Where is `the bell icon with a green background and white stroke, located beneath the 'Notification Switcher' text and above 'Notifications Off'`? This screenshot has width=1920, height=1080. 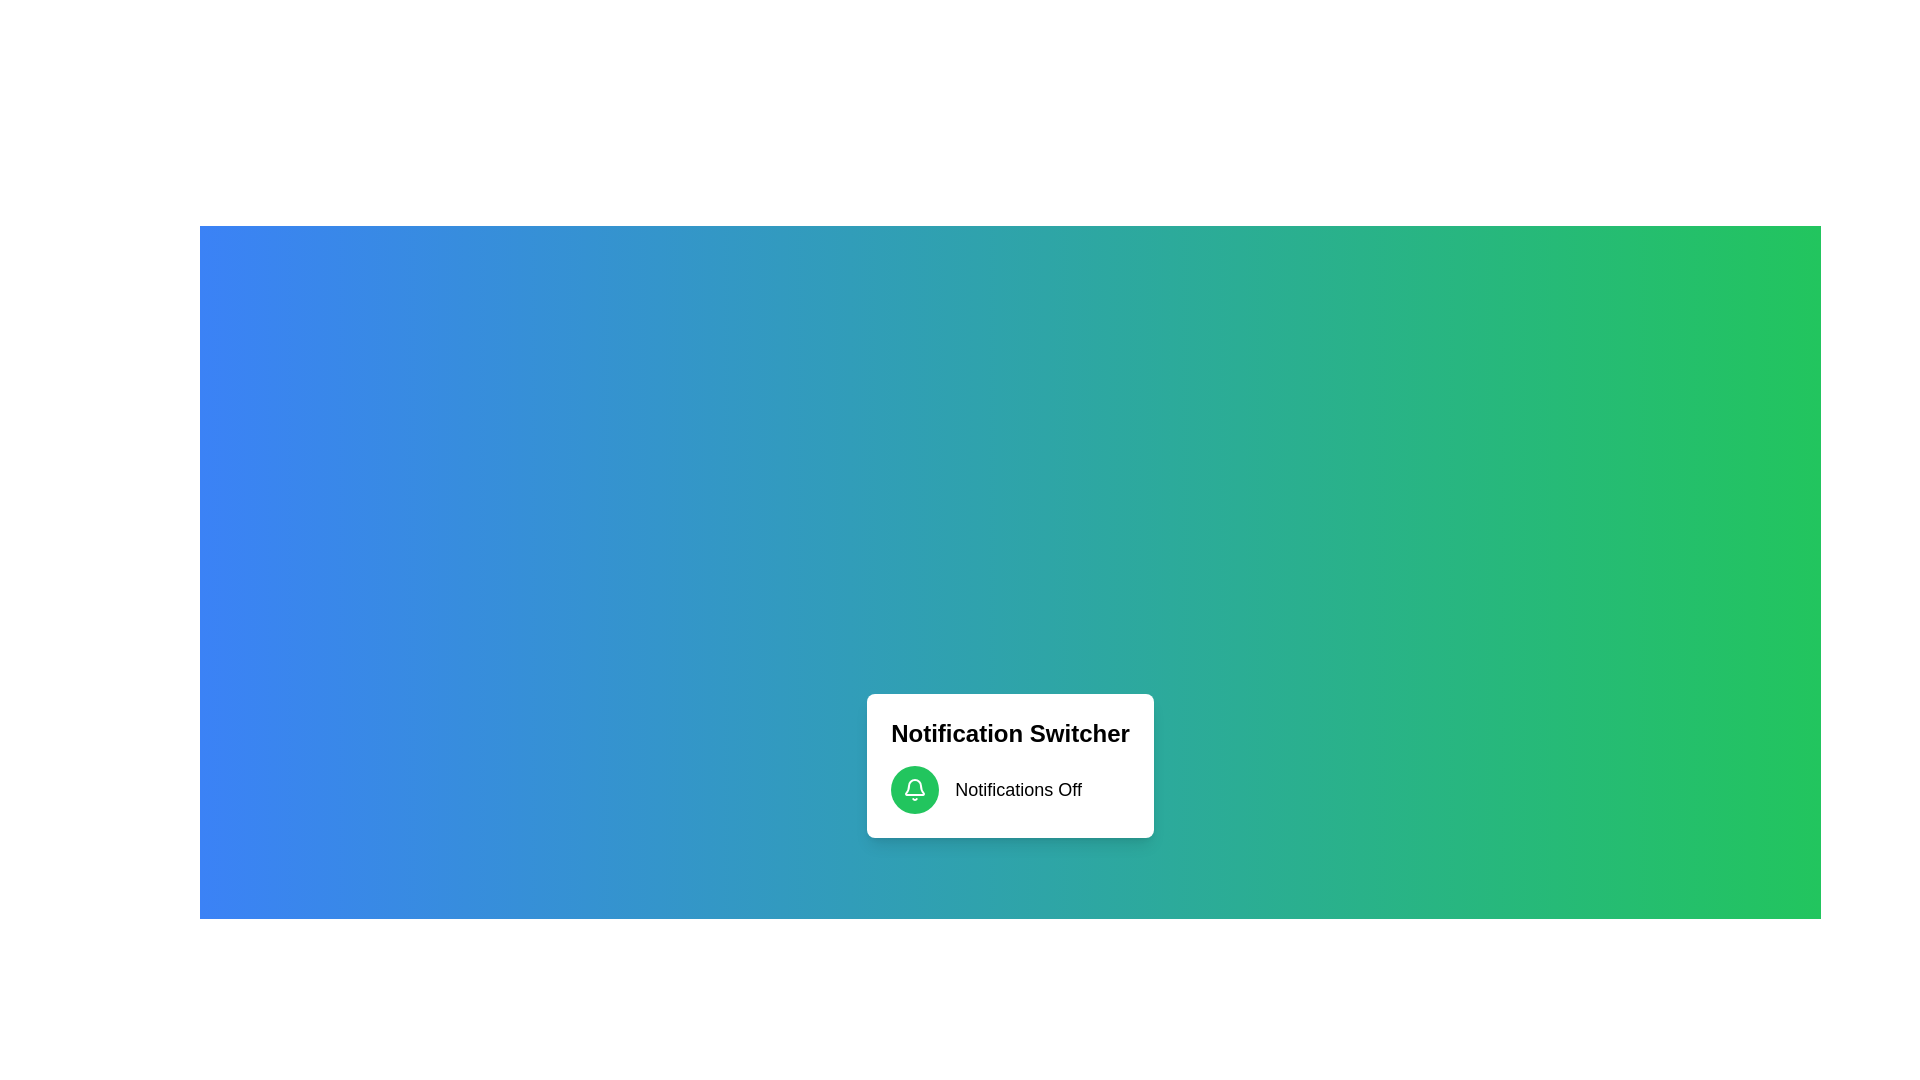
the bell icon with a green background and white stroke, located beneath the 'Notification Switcher' text and above 'Notifications Off' is located at coordinates (914, 789).